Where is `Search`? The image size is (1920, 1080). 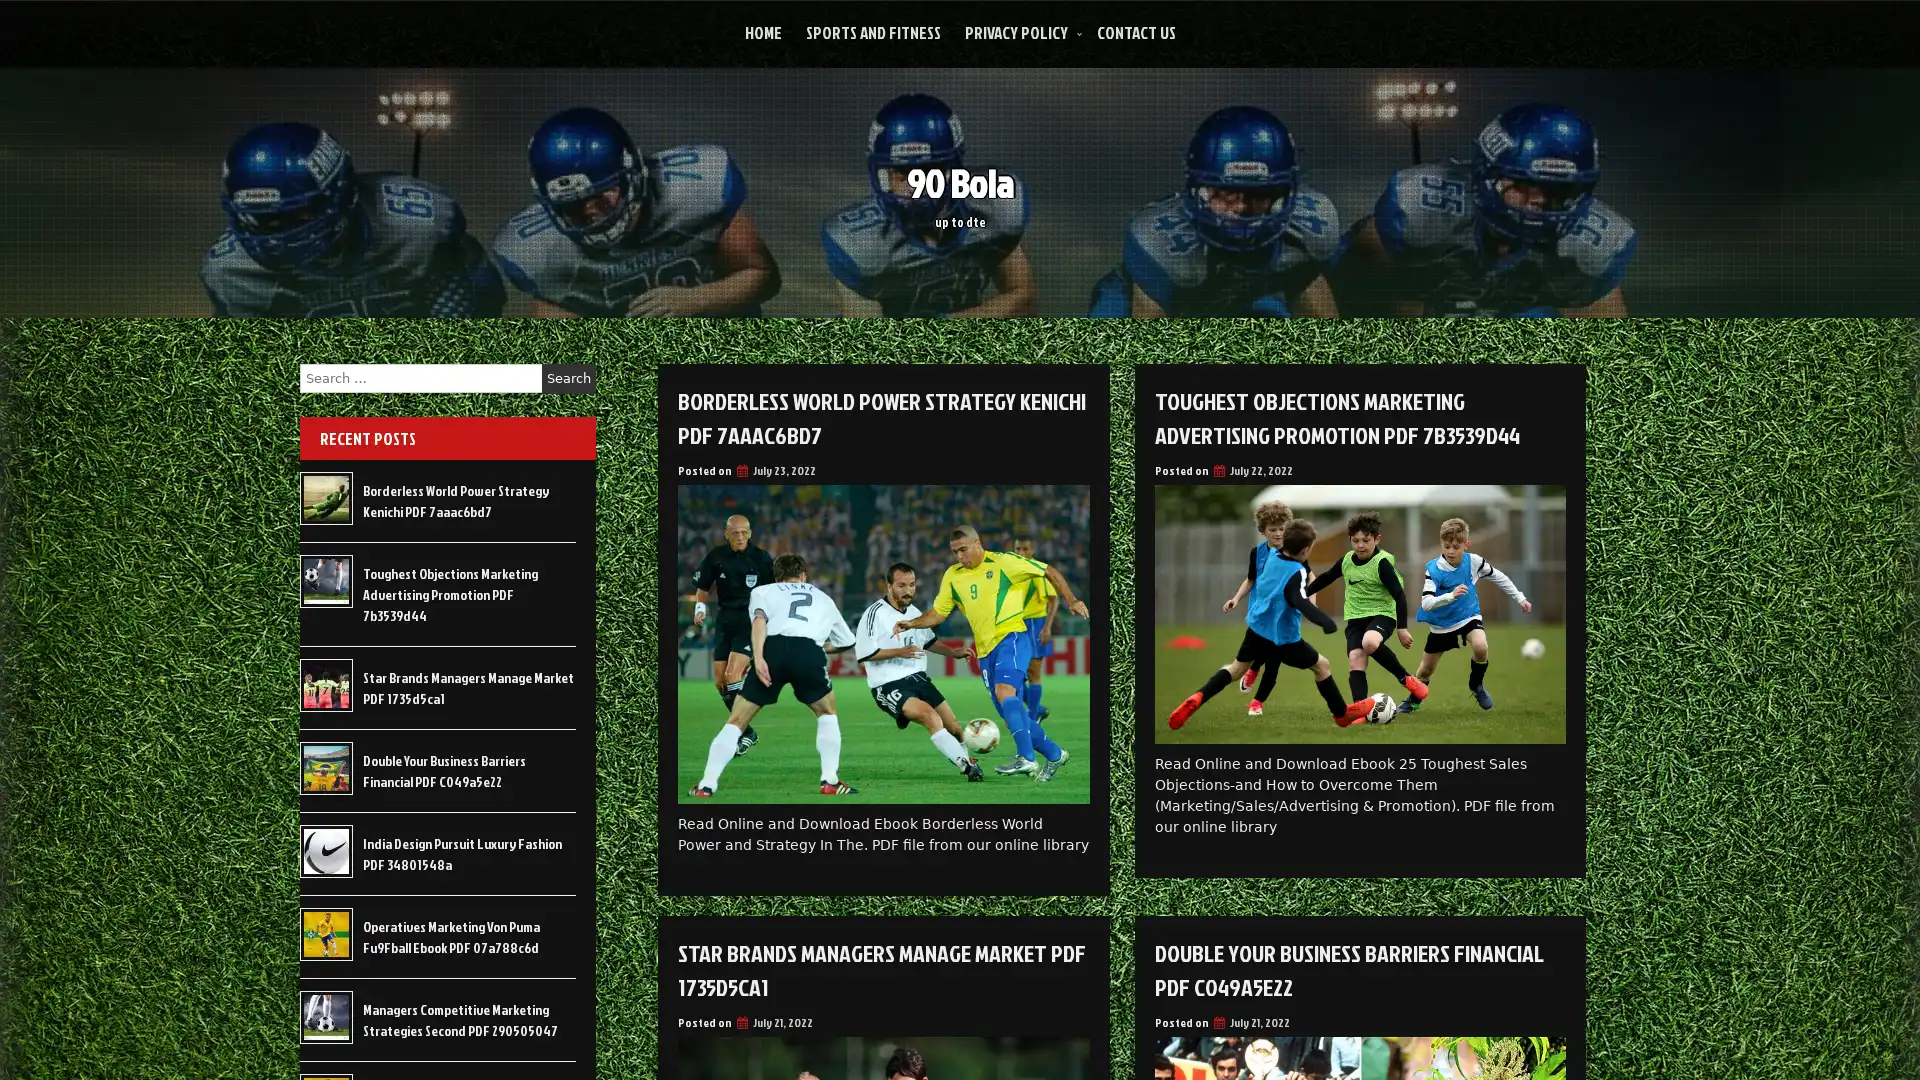 Search is located at coordinates (568, 378).